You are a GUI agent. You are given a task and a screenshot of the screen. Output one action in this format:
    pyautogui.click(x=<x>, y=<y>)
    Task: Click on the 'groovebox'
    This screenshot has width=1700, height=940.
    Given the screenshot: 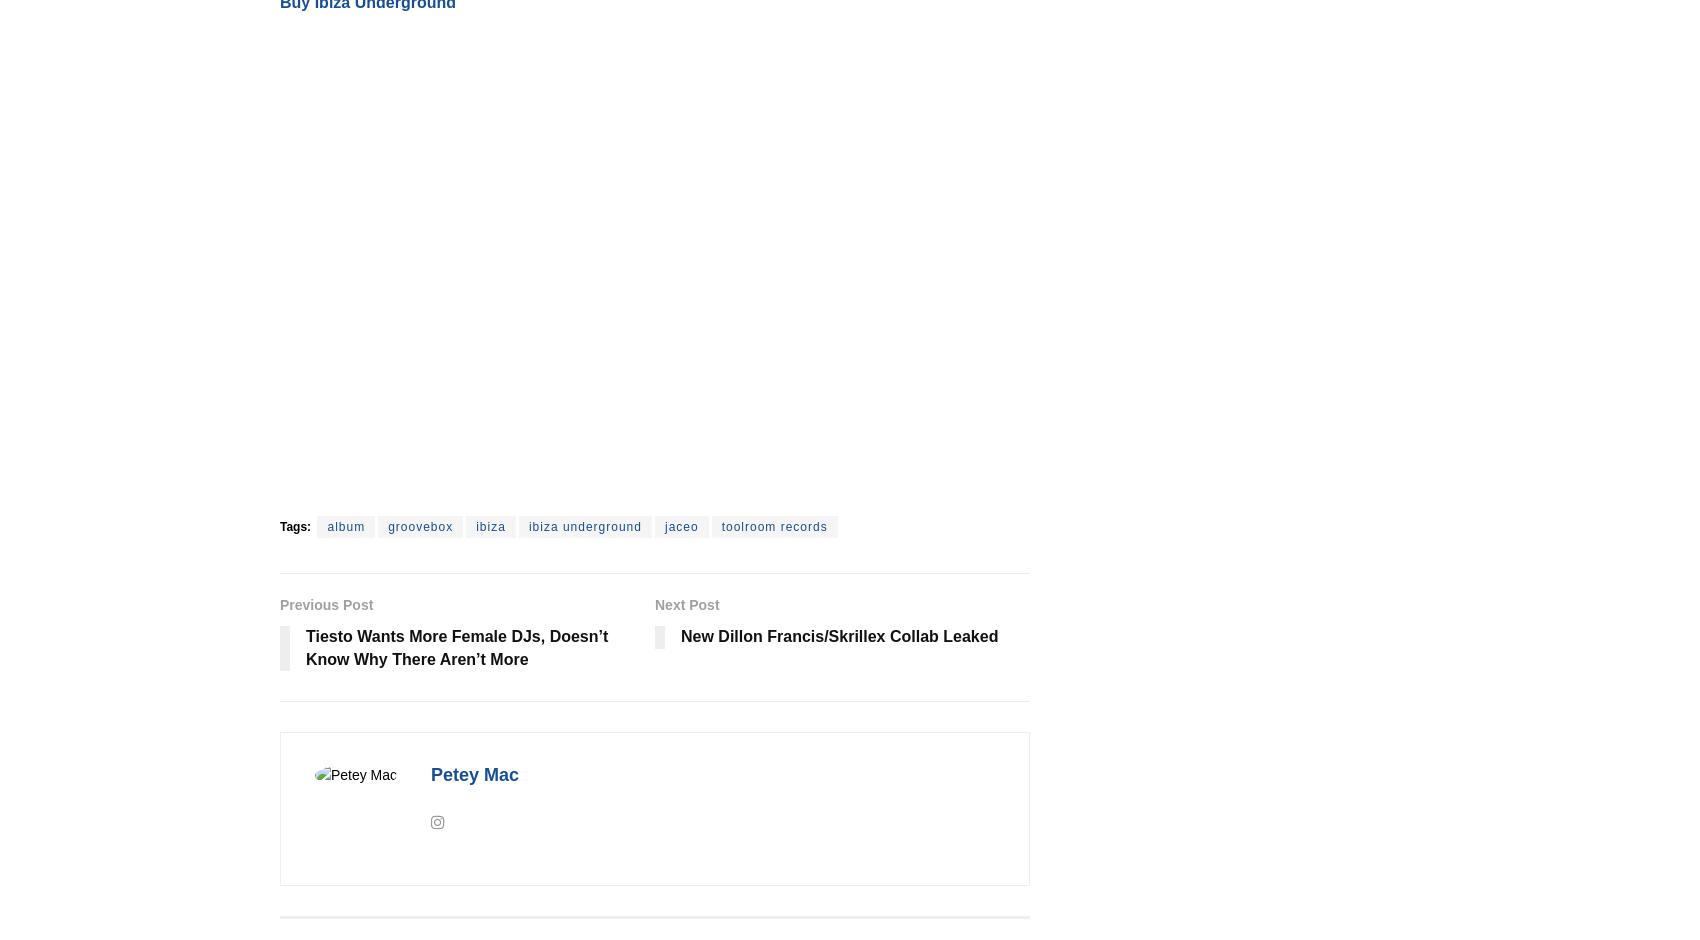 What is the action you would take?
    pyautogui.click(x=419, y=525)
    